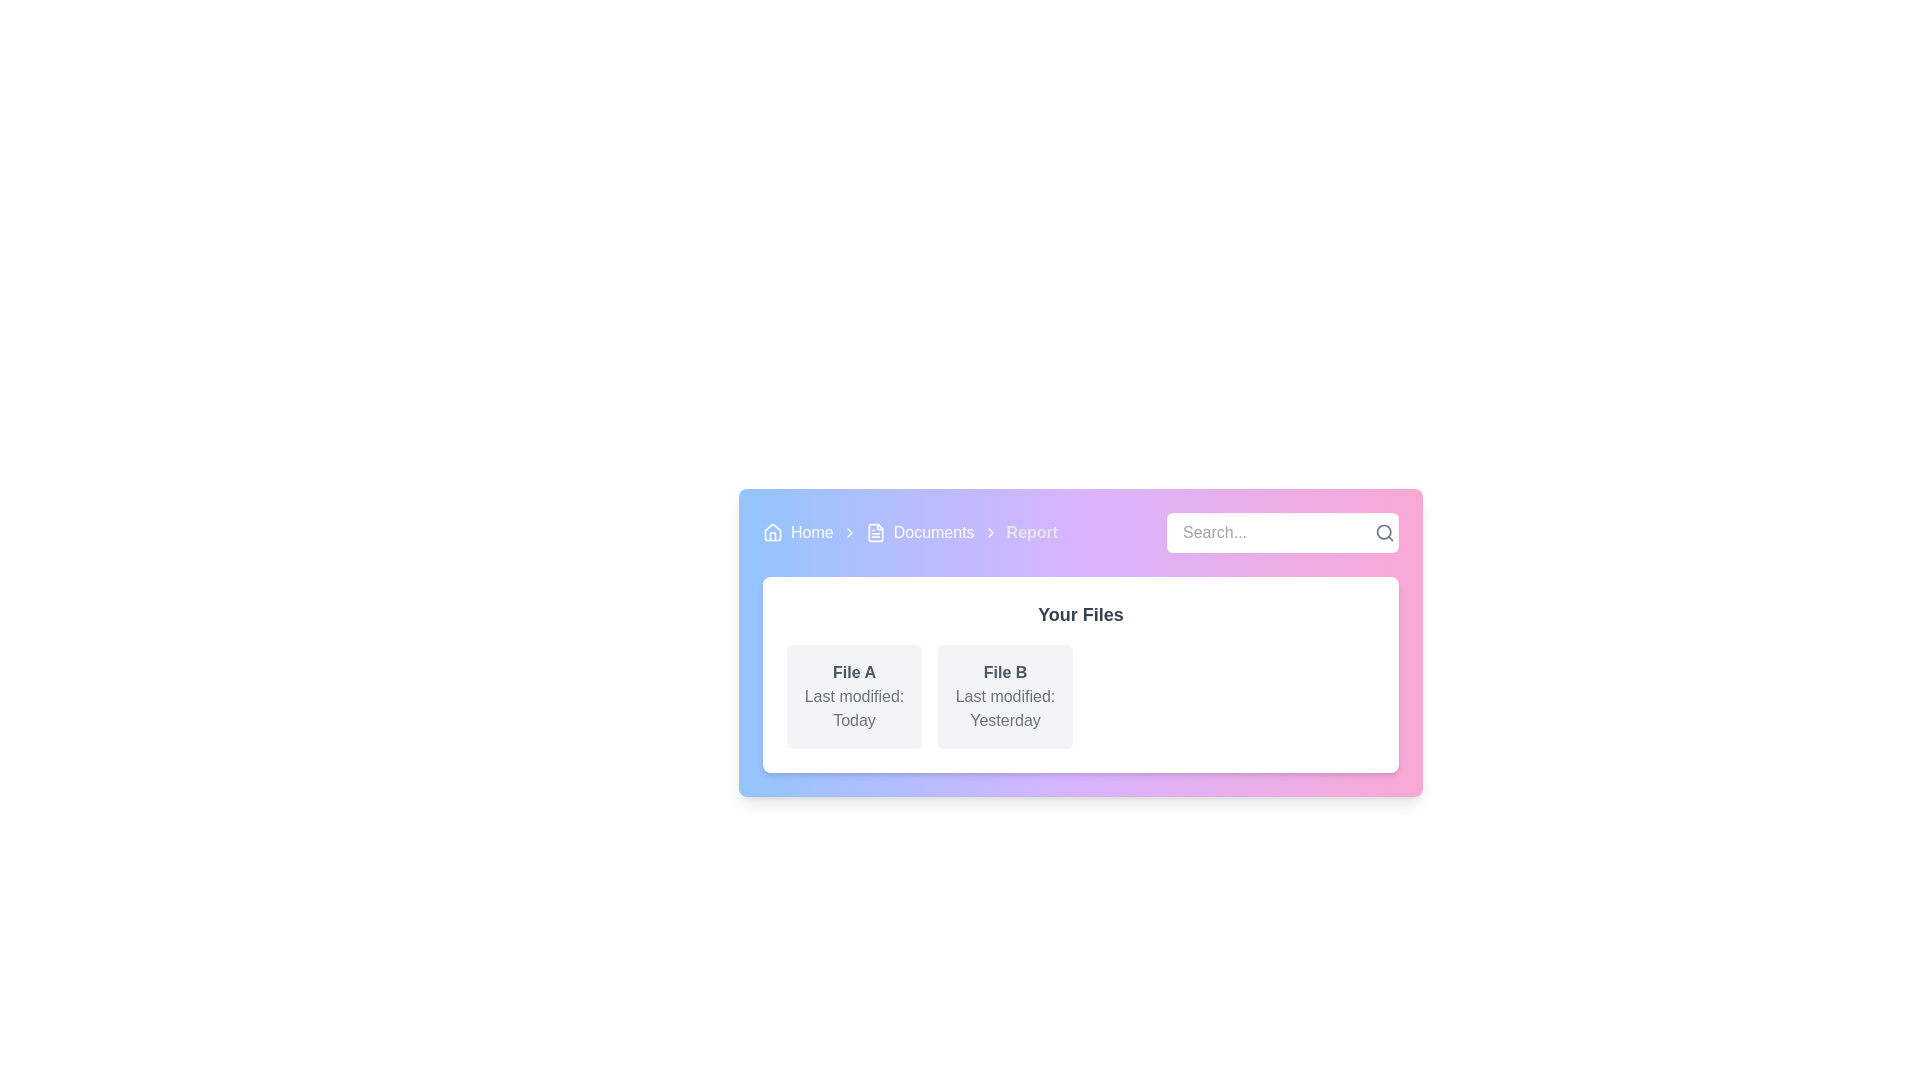  What do you see at coordinates (909, 531) in the screenshot?
I see `the Breadcrumb item labeled 'Documents' in the navigation bar, which indicates the user's current location in the interface` at bounding box center [909, 531].